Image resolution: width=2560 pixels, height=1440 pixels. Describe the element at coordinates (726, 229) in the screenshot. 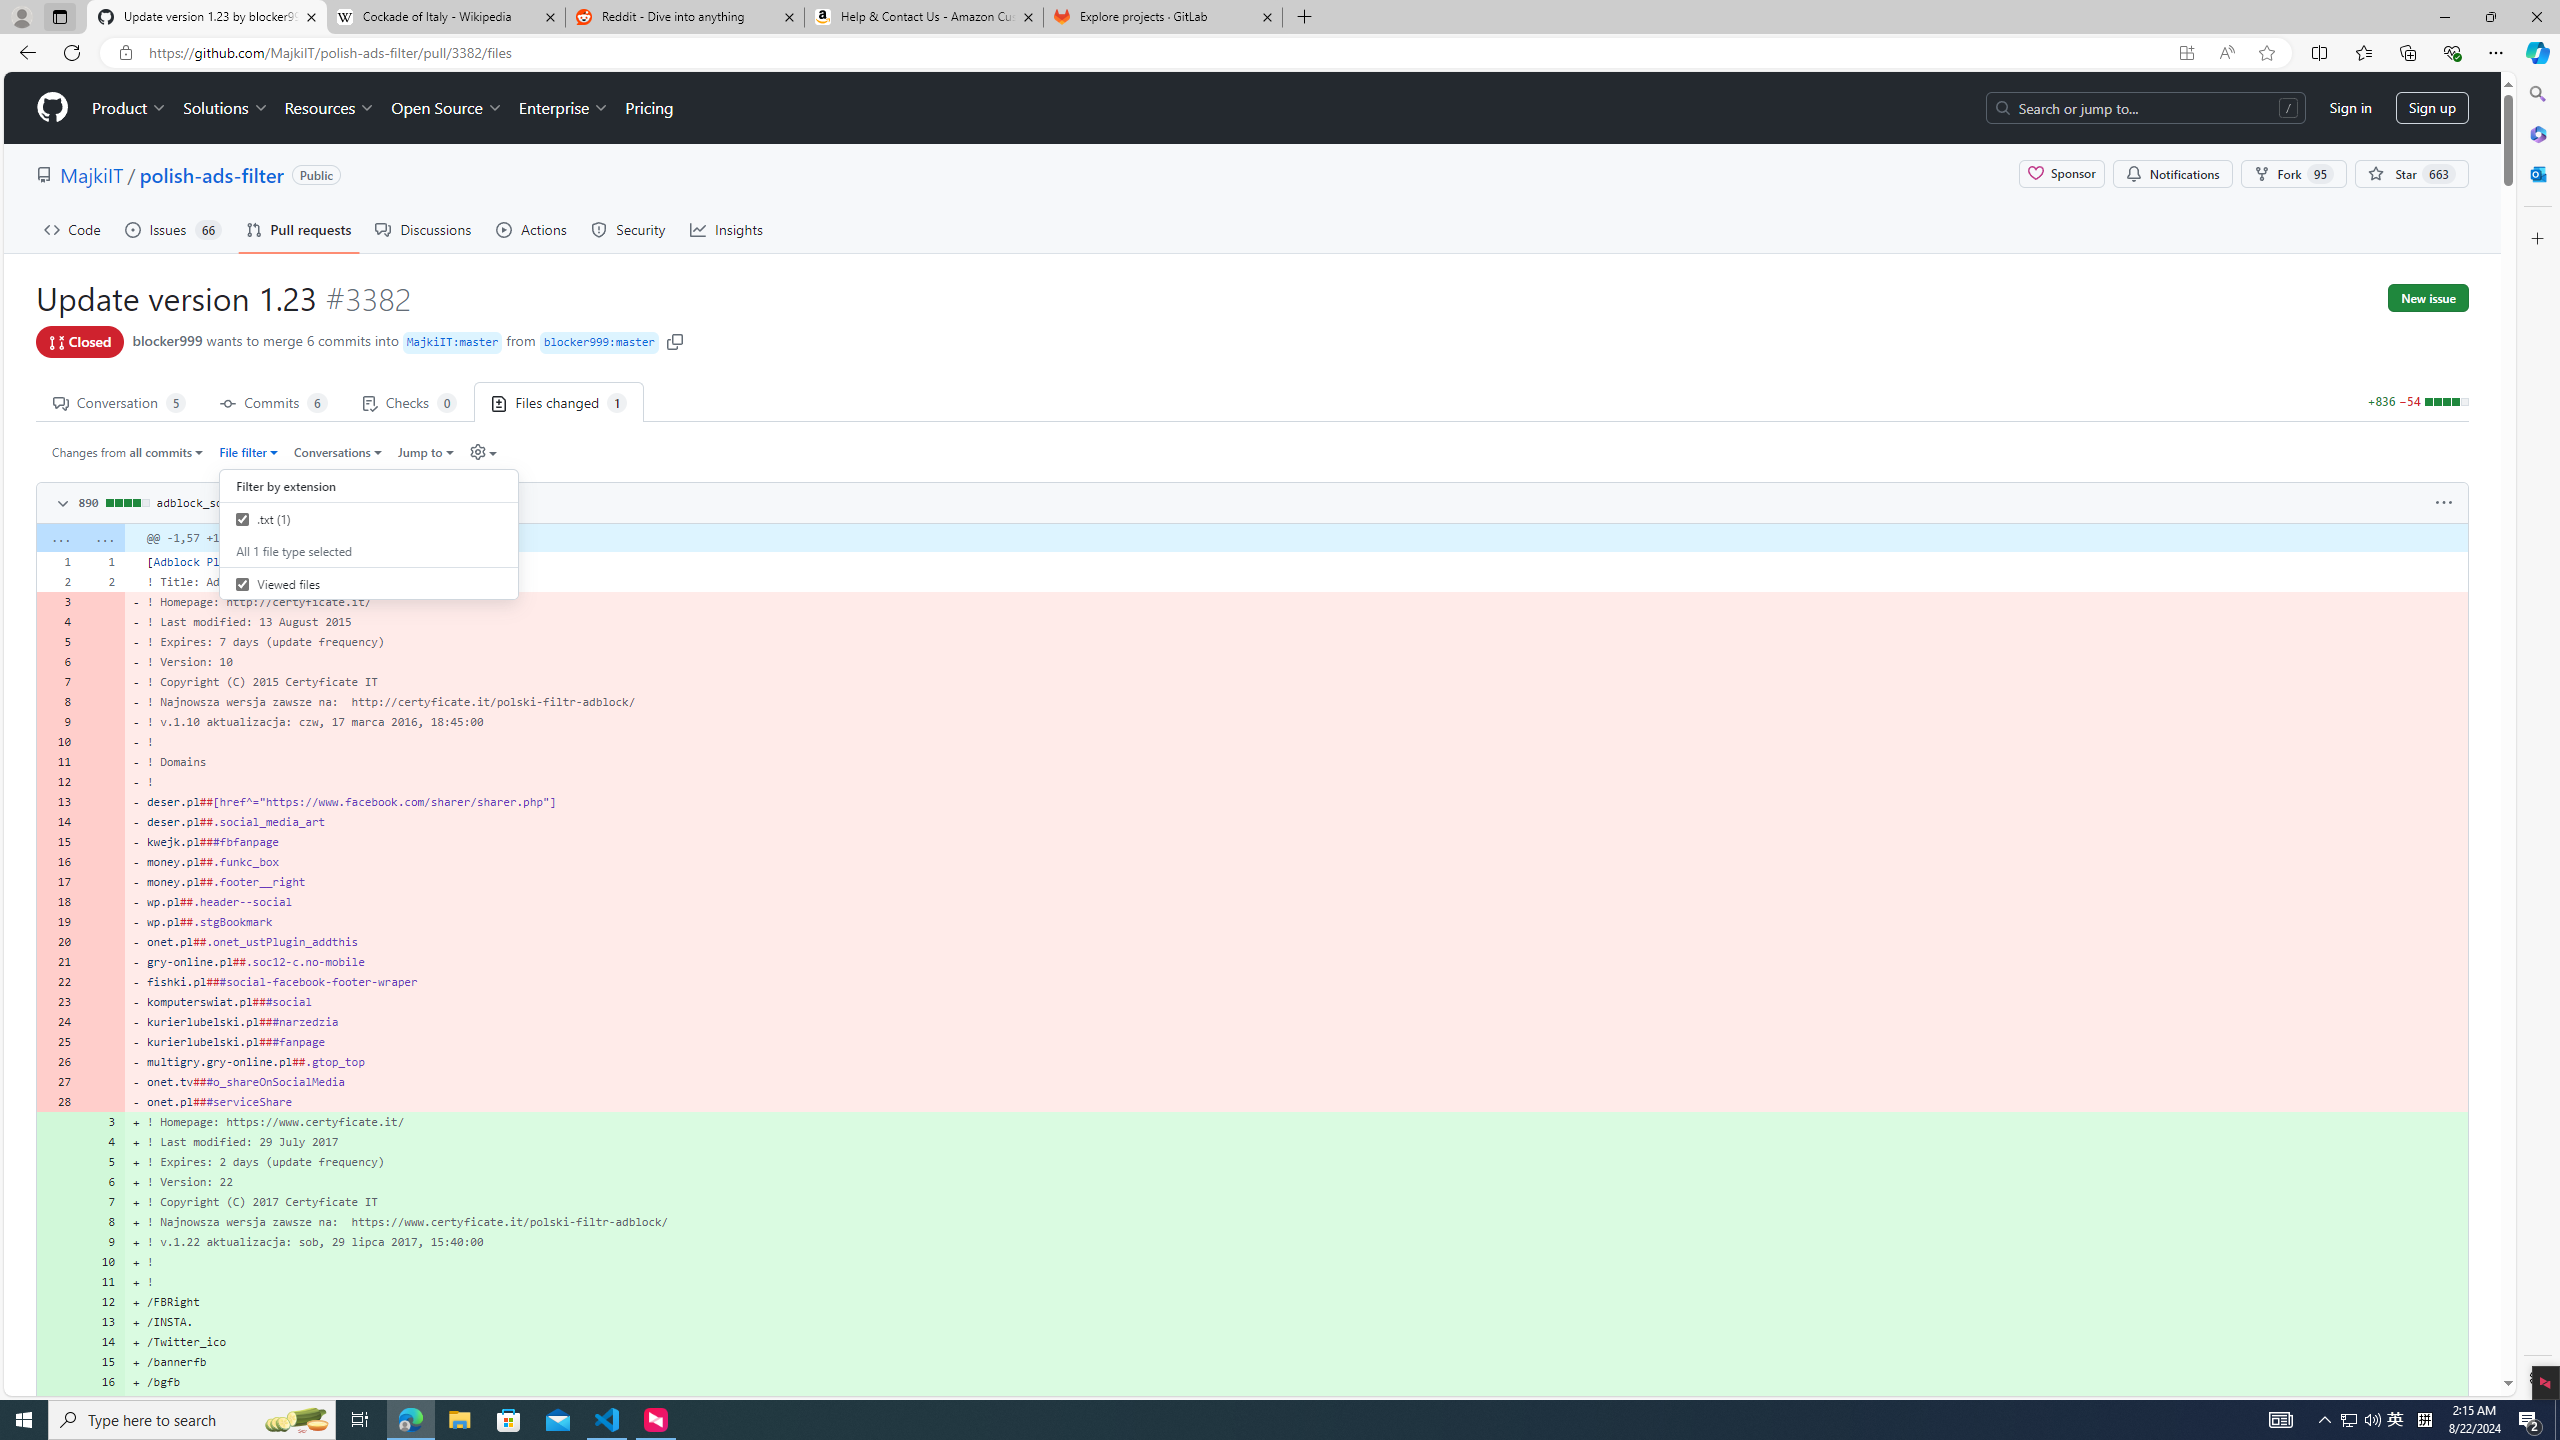

I see `'Insights'` at that location.